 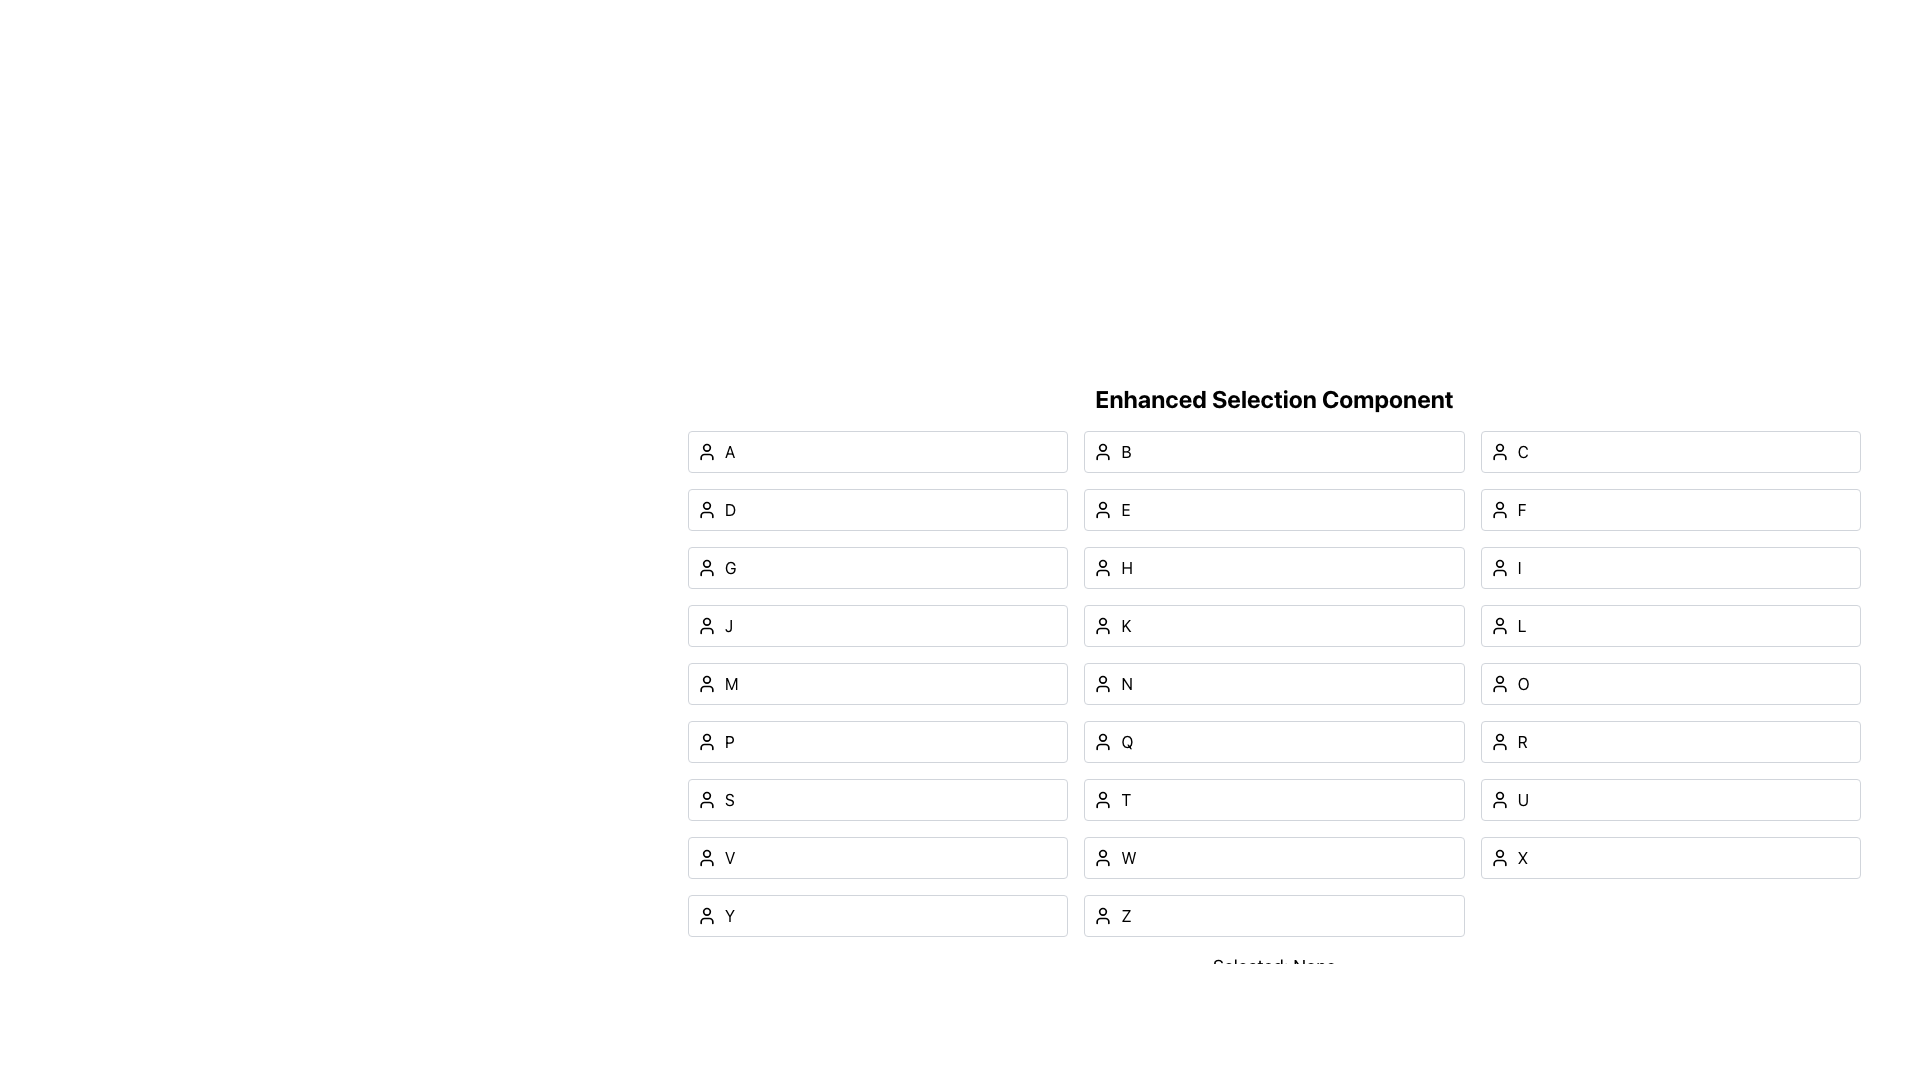 What do you see at coordinates (1273, 915) in the screenshot?
I see `the button with a white background, black border, rounded corners, and labeled with 'Z' in the bottom right corner of the grid` at bounding box center [1273, 915].